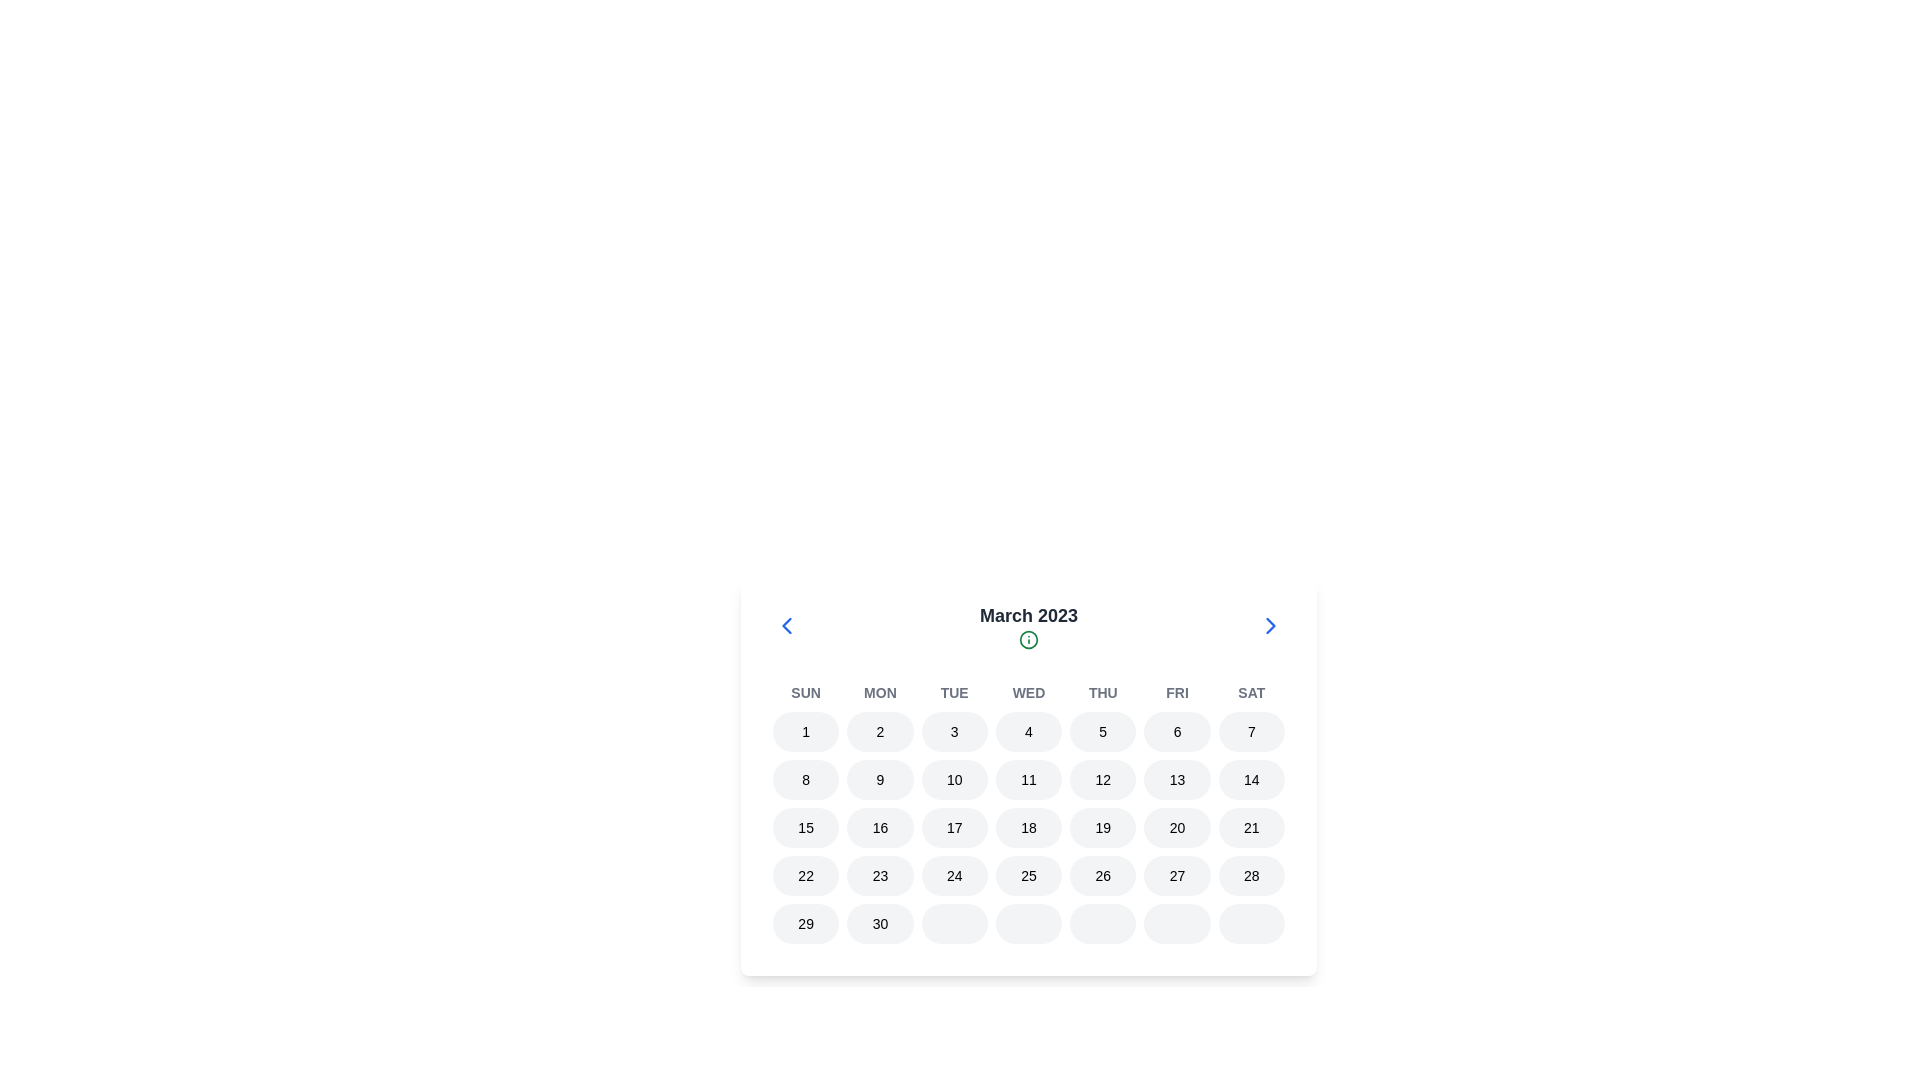  What do you see at coordinates (1028, 775) in the screenshot?
I see `the date within the Calendar component for March 2023` at bounding box center [1028, 775].